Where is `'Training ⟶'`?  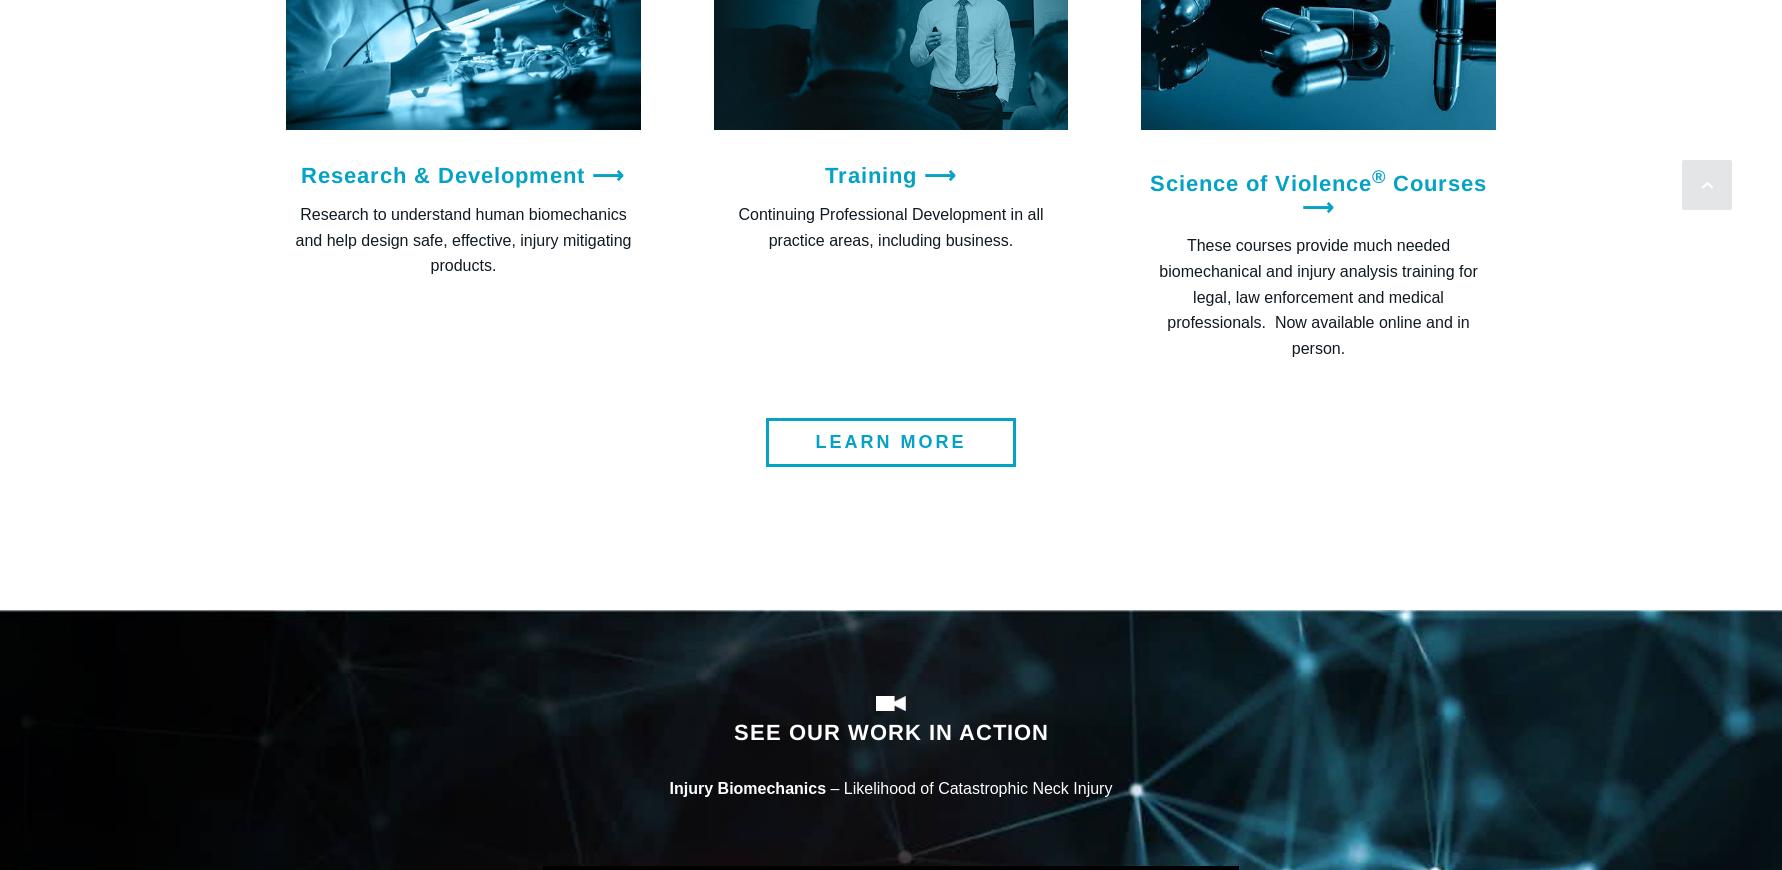 'Training ⟶' is located at coordinates (888, 174).